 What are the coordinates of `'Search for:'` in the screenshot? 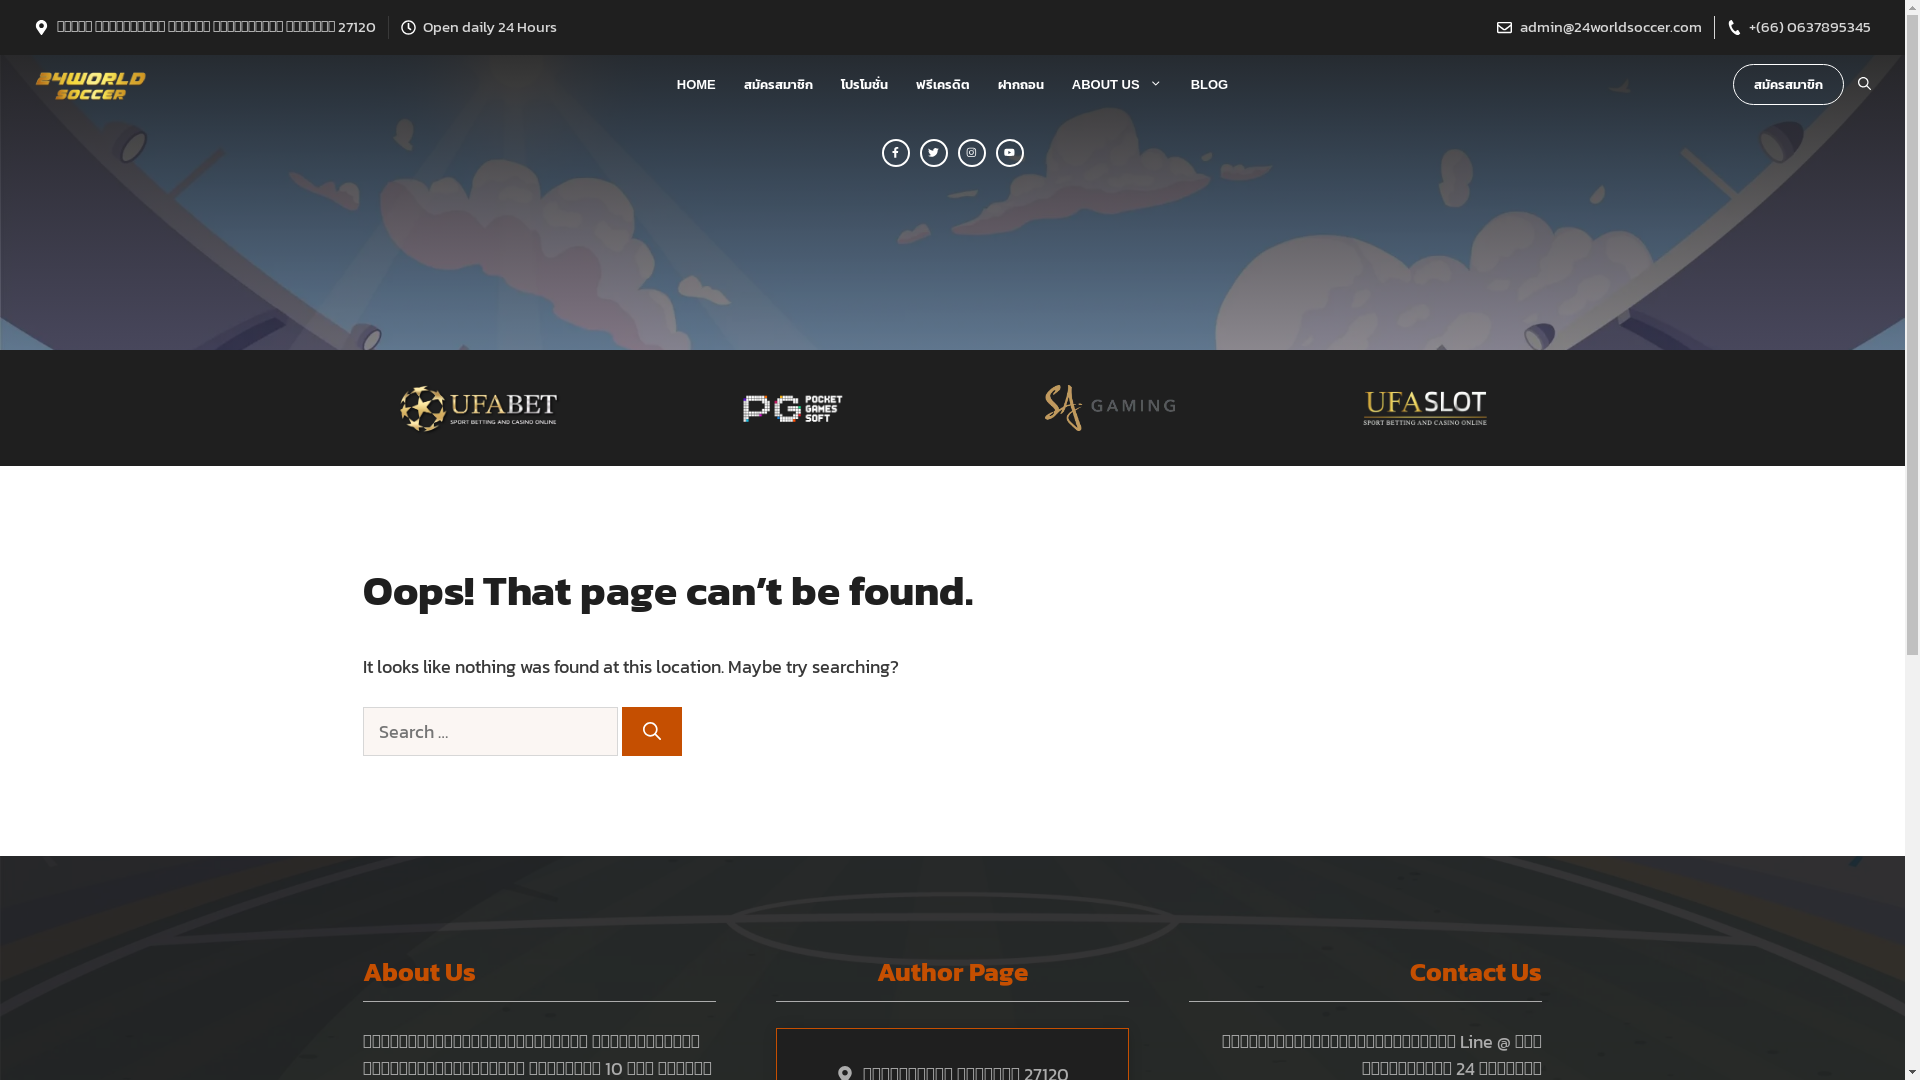 It's located at (489, 731).